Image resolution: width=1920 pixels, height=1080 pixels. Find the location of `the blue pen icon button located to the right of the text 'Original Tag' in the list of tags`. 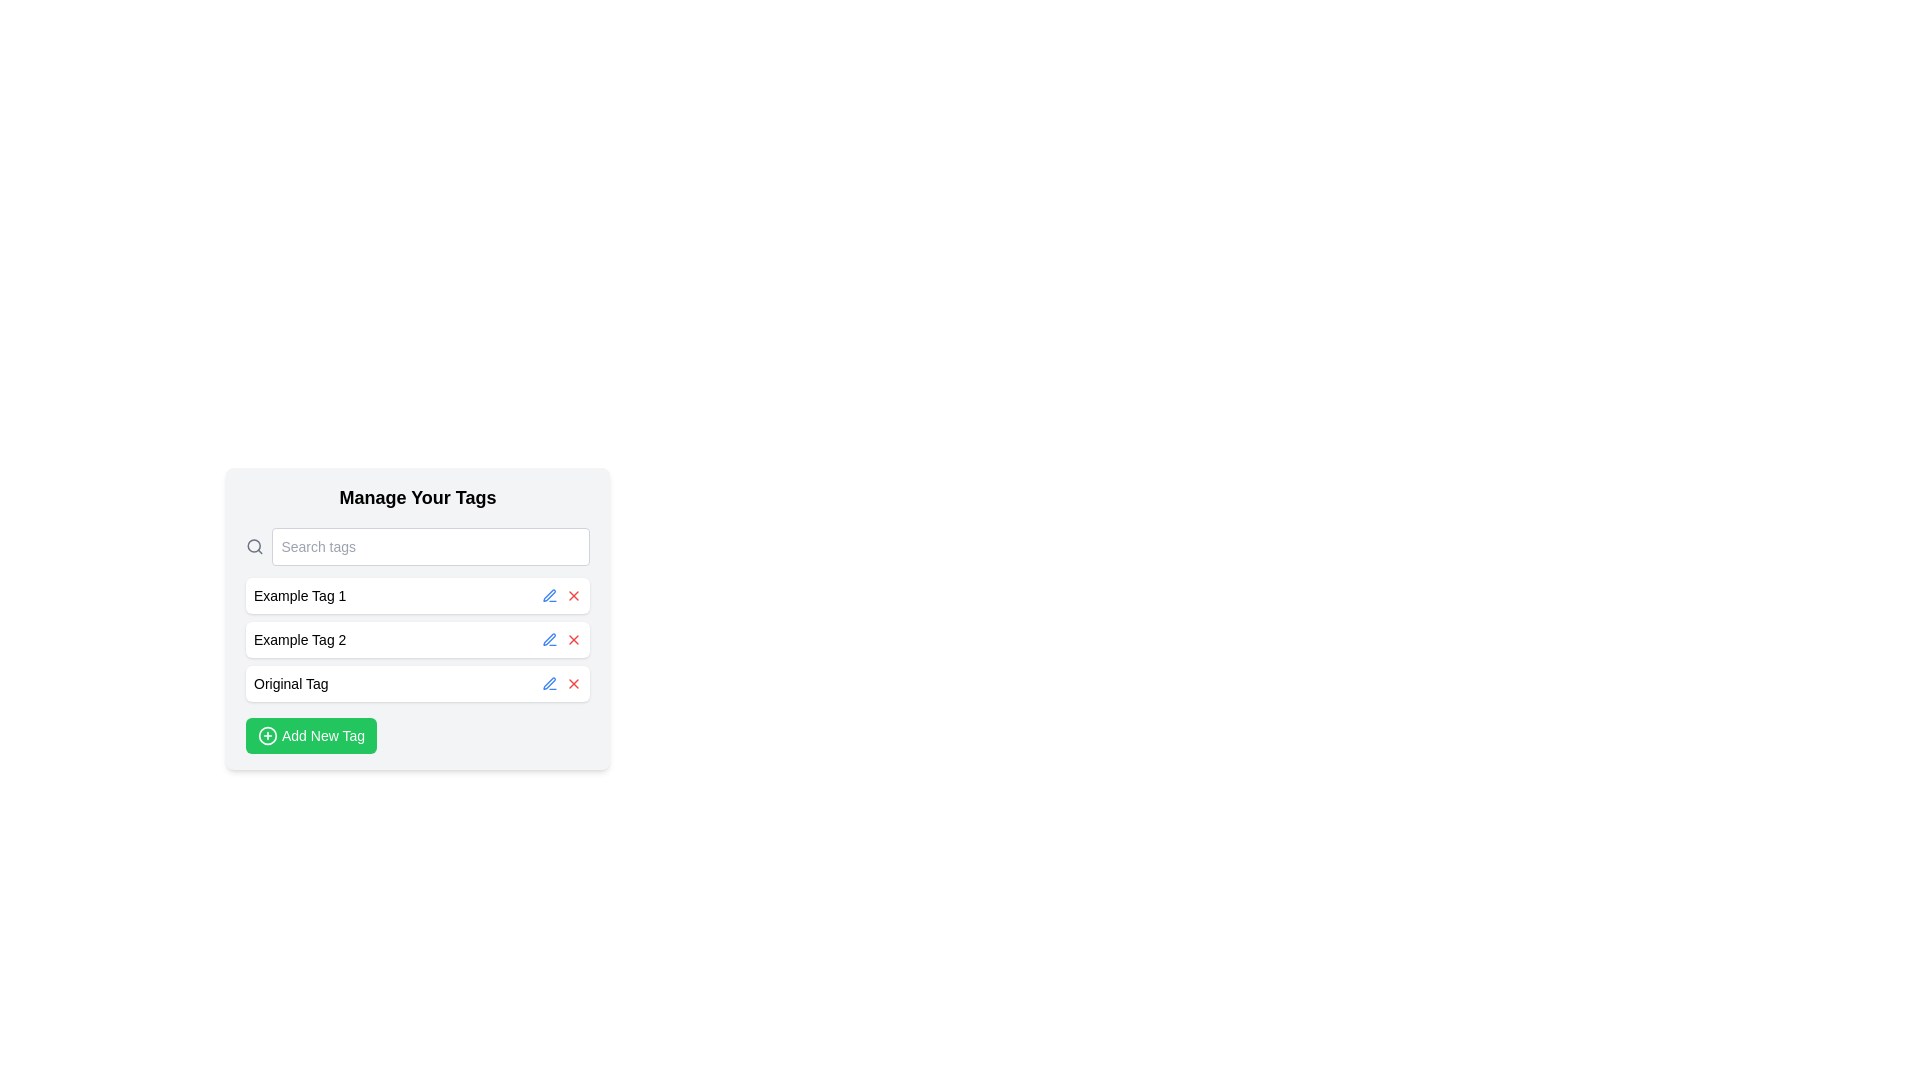

the blue pen icon button located to the right of the text 'Original Tag' in the list of tags is located at coordinates (550, 682).